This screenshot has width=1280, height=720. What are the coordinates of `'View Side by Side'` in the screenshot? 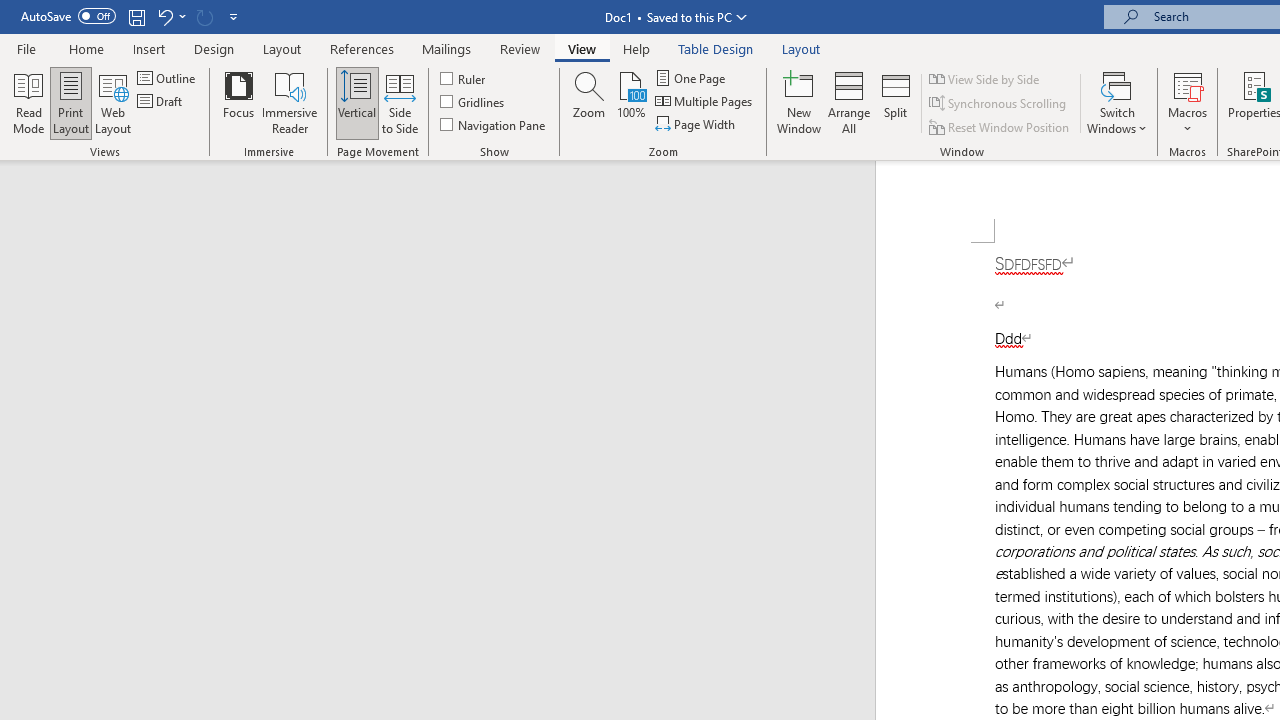 It's located at (985, 78).